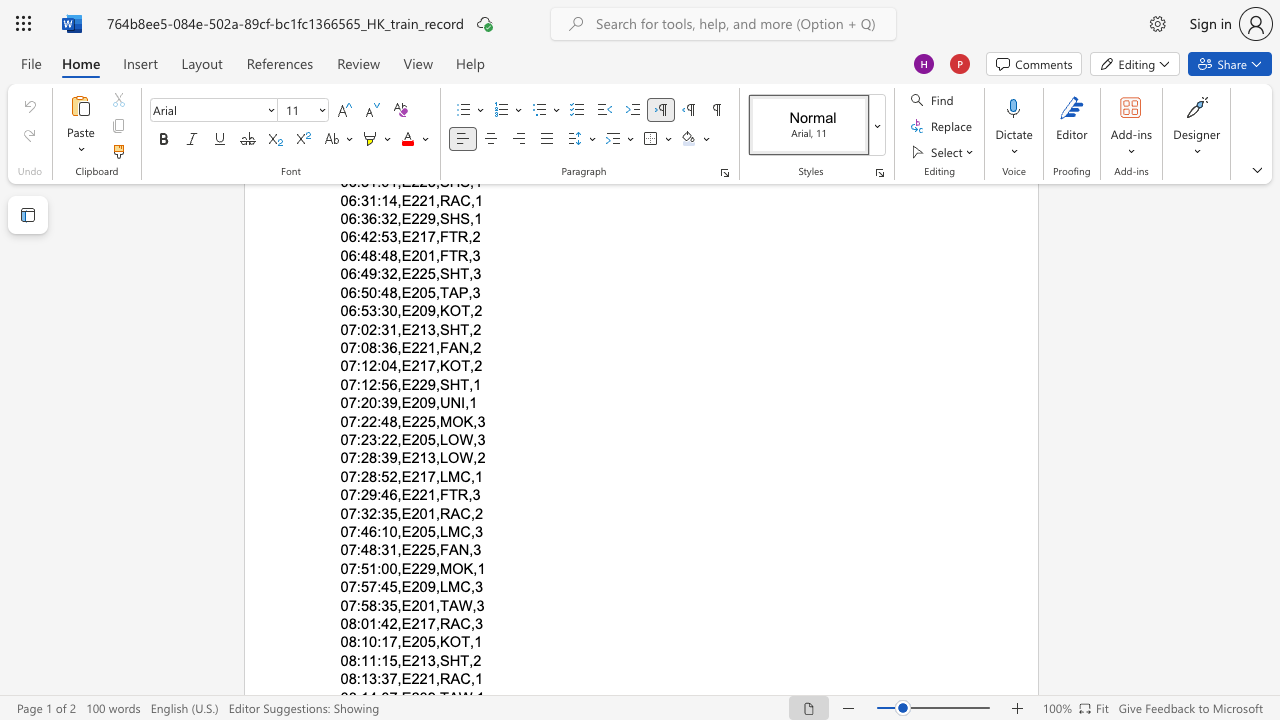 The image size is (1280, 720). I want to click on the subset text "45,E20" within the text "07:57:45,E209,LMC,3", so click(381, 586).